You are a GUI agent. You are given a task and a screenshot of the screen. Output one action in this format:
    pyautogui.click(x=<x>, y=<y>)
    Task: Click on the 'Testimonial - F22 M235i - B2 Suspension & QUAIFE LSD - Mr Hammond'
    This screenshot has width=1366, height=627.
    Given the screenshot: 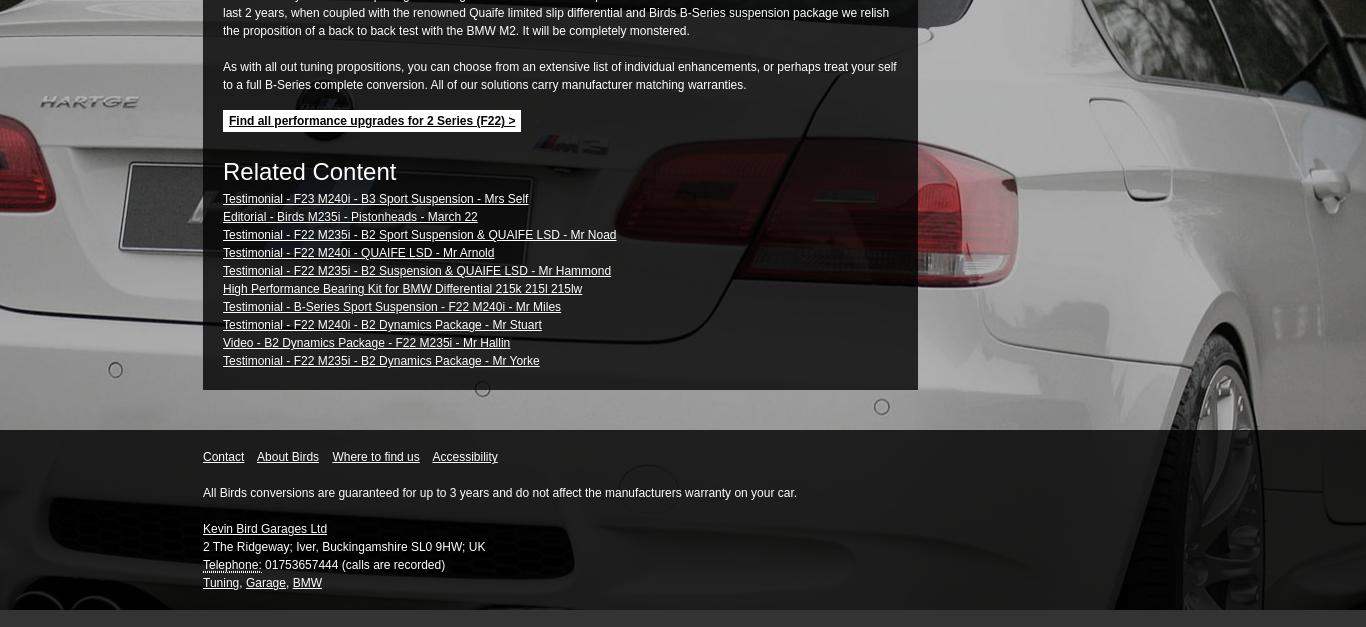 What is the action you would take?
    pyautogui.click(x=222, y=270)
    